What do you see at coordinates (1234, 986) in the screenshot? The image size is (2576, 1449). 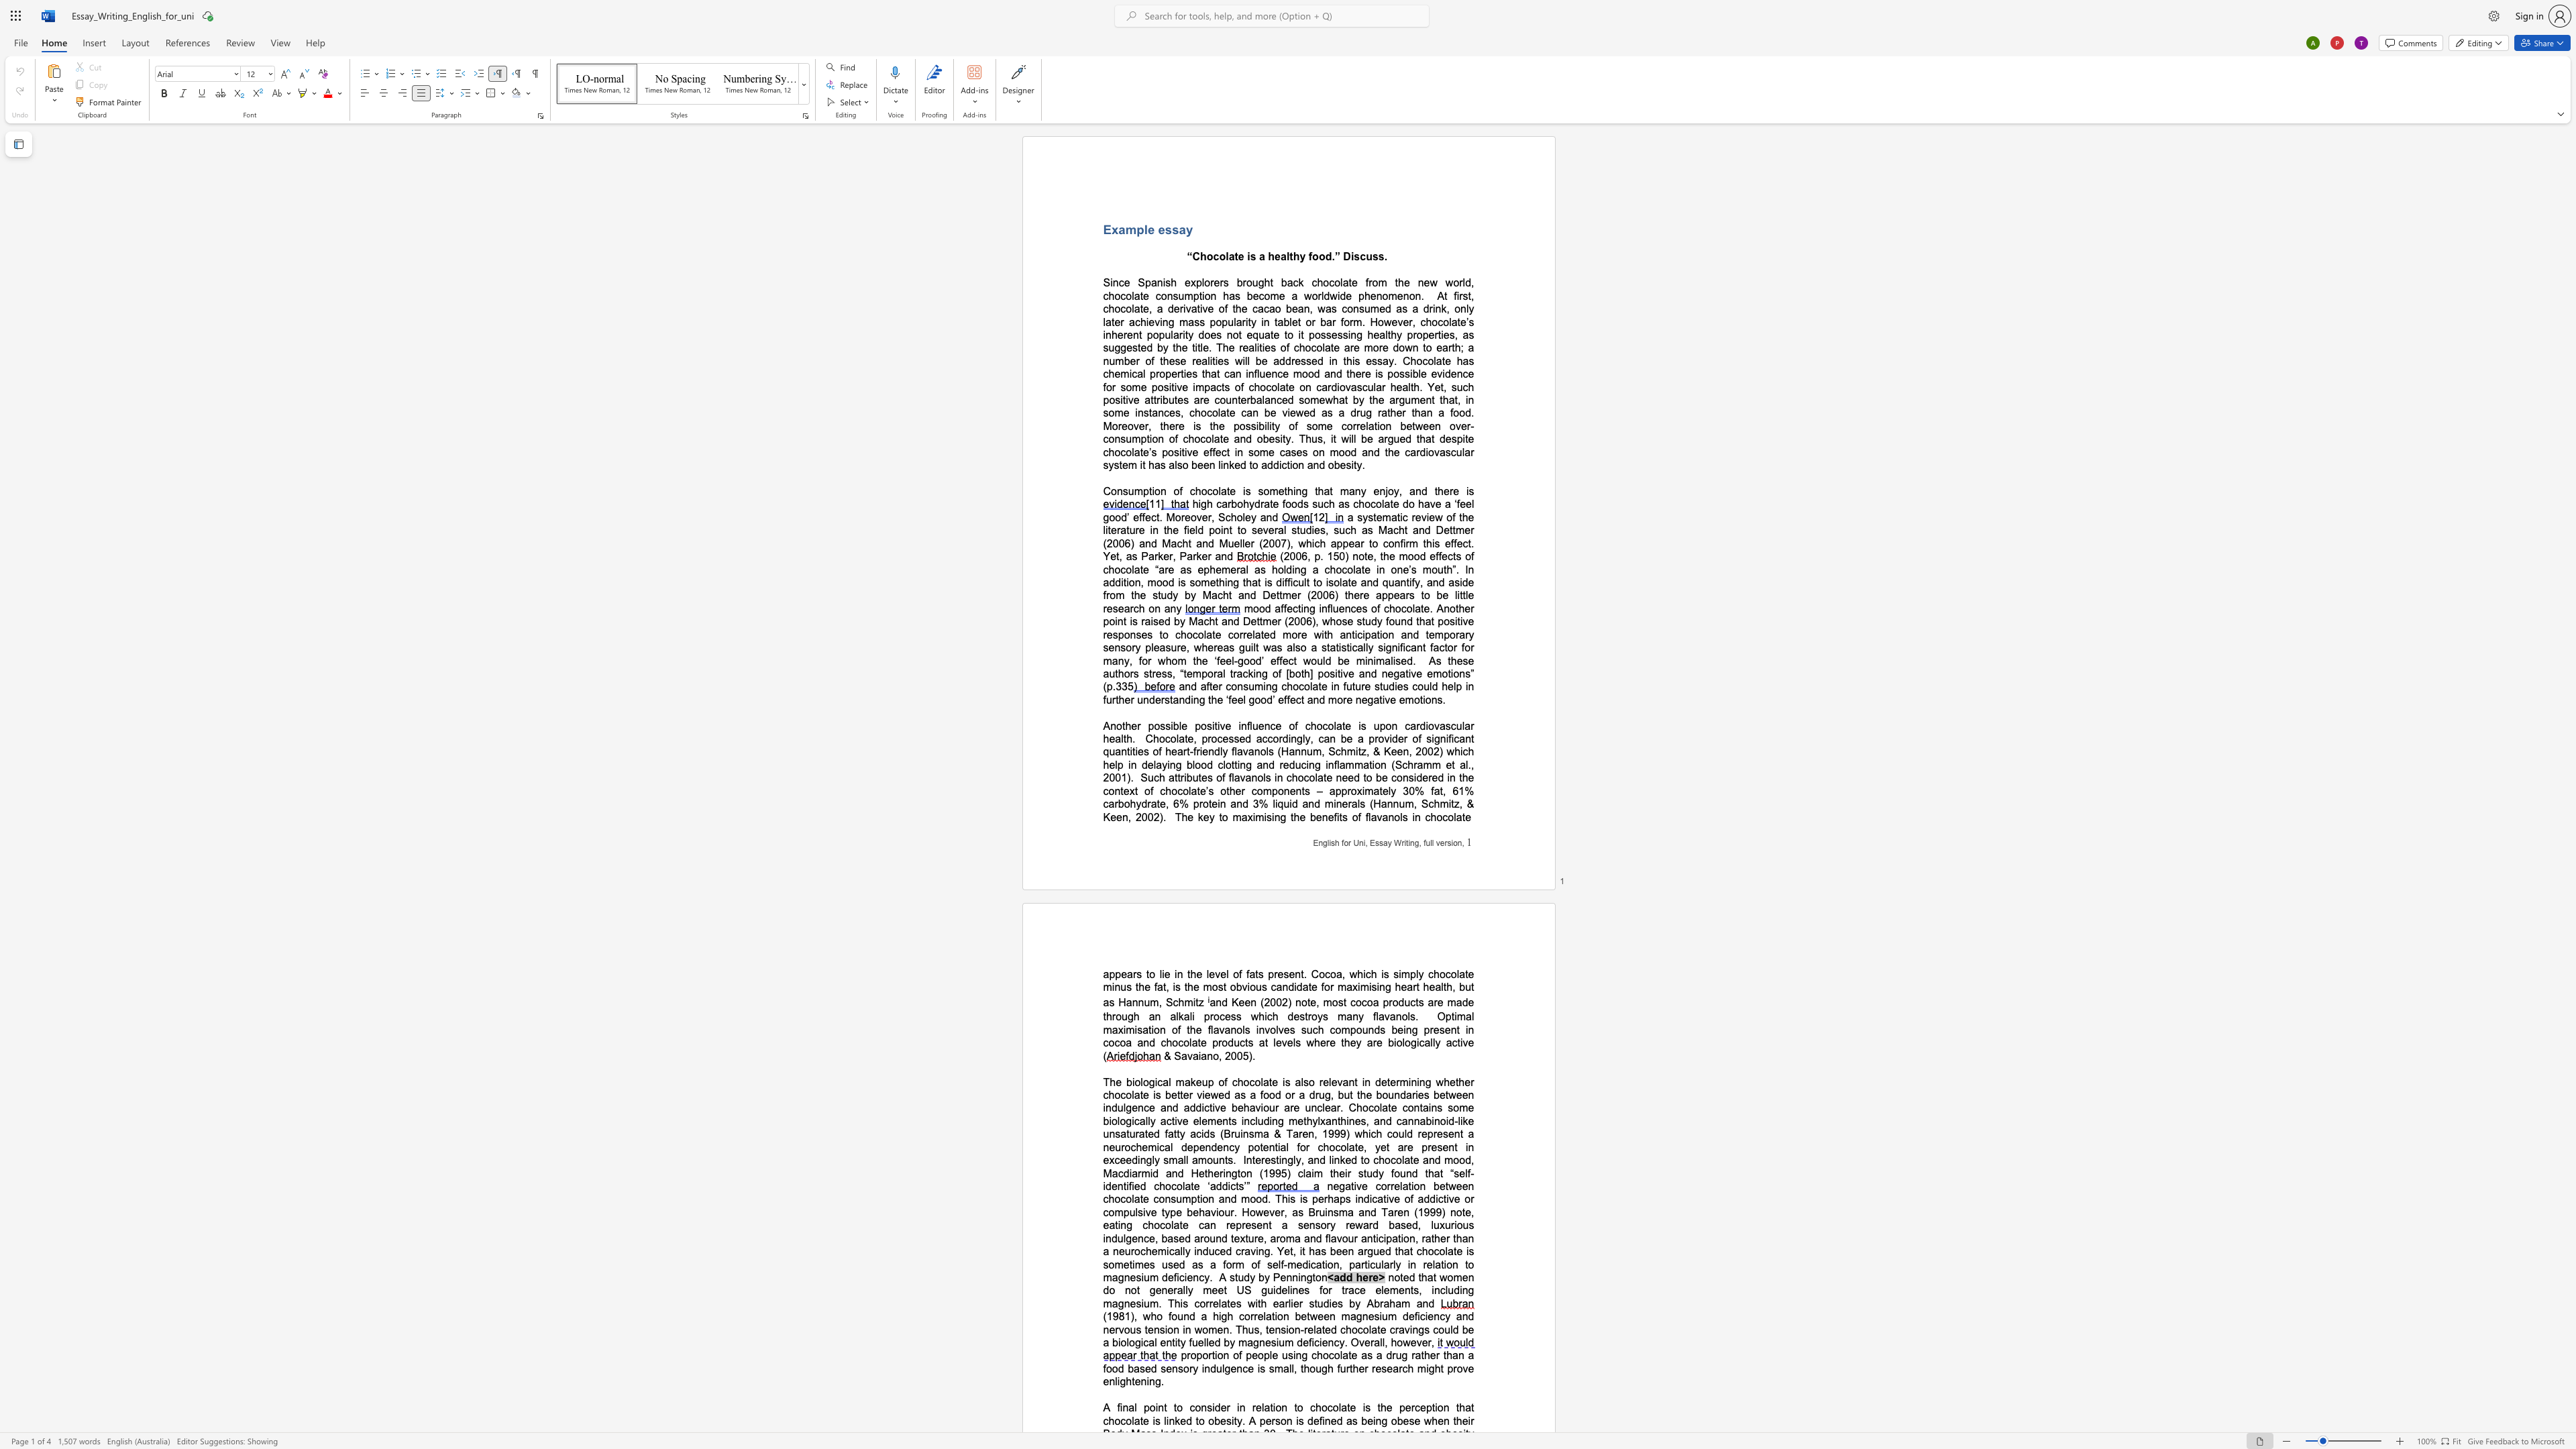 I see `the space between the continuous character "o" and "b" in the text` at bounding box center [1234, 986].